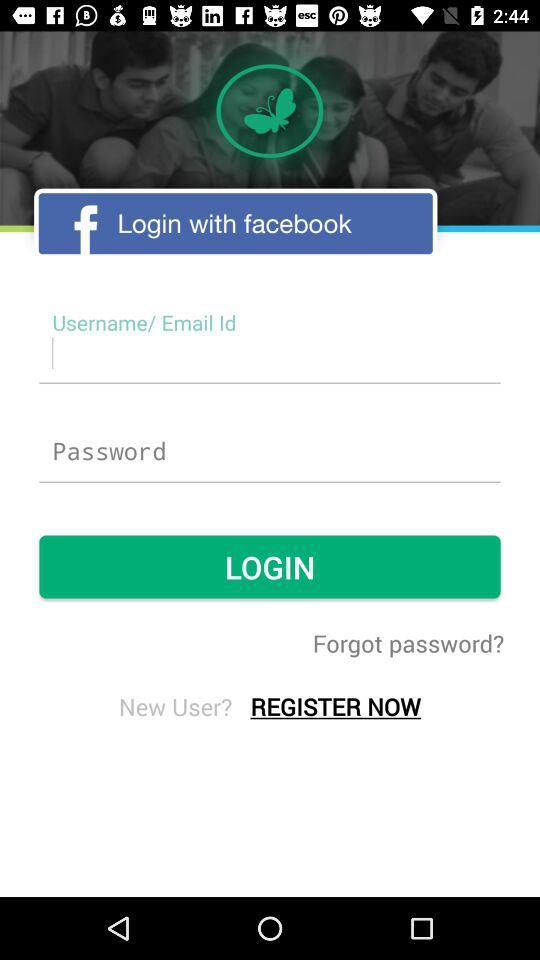 This screenshot has width=540, height=960. I want to click on login, so click(270, 452).